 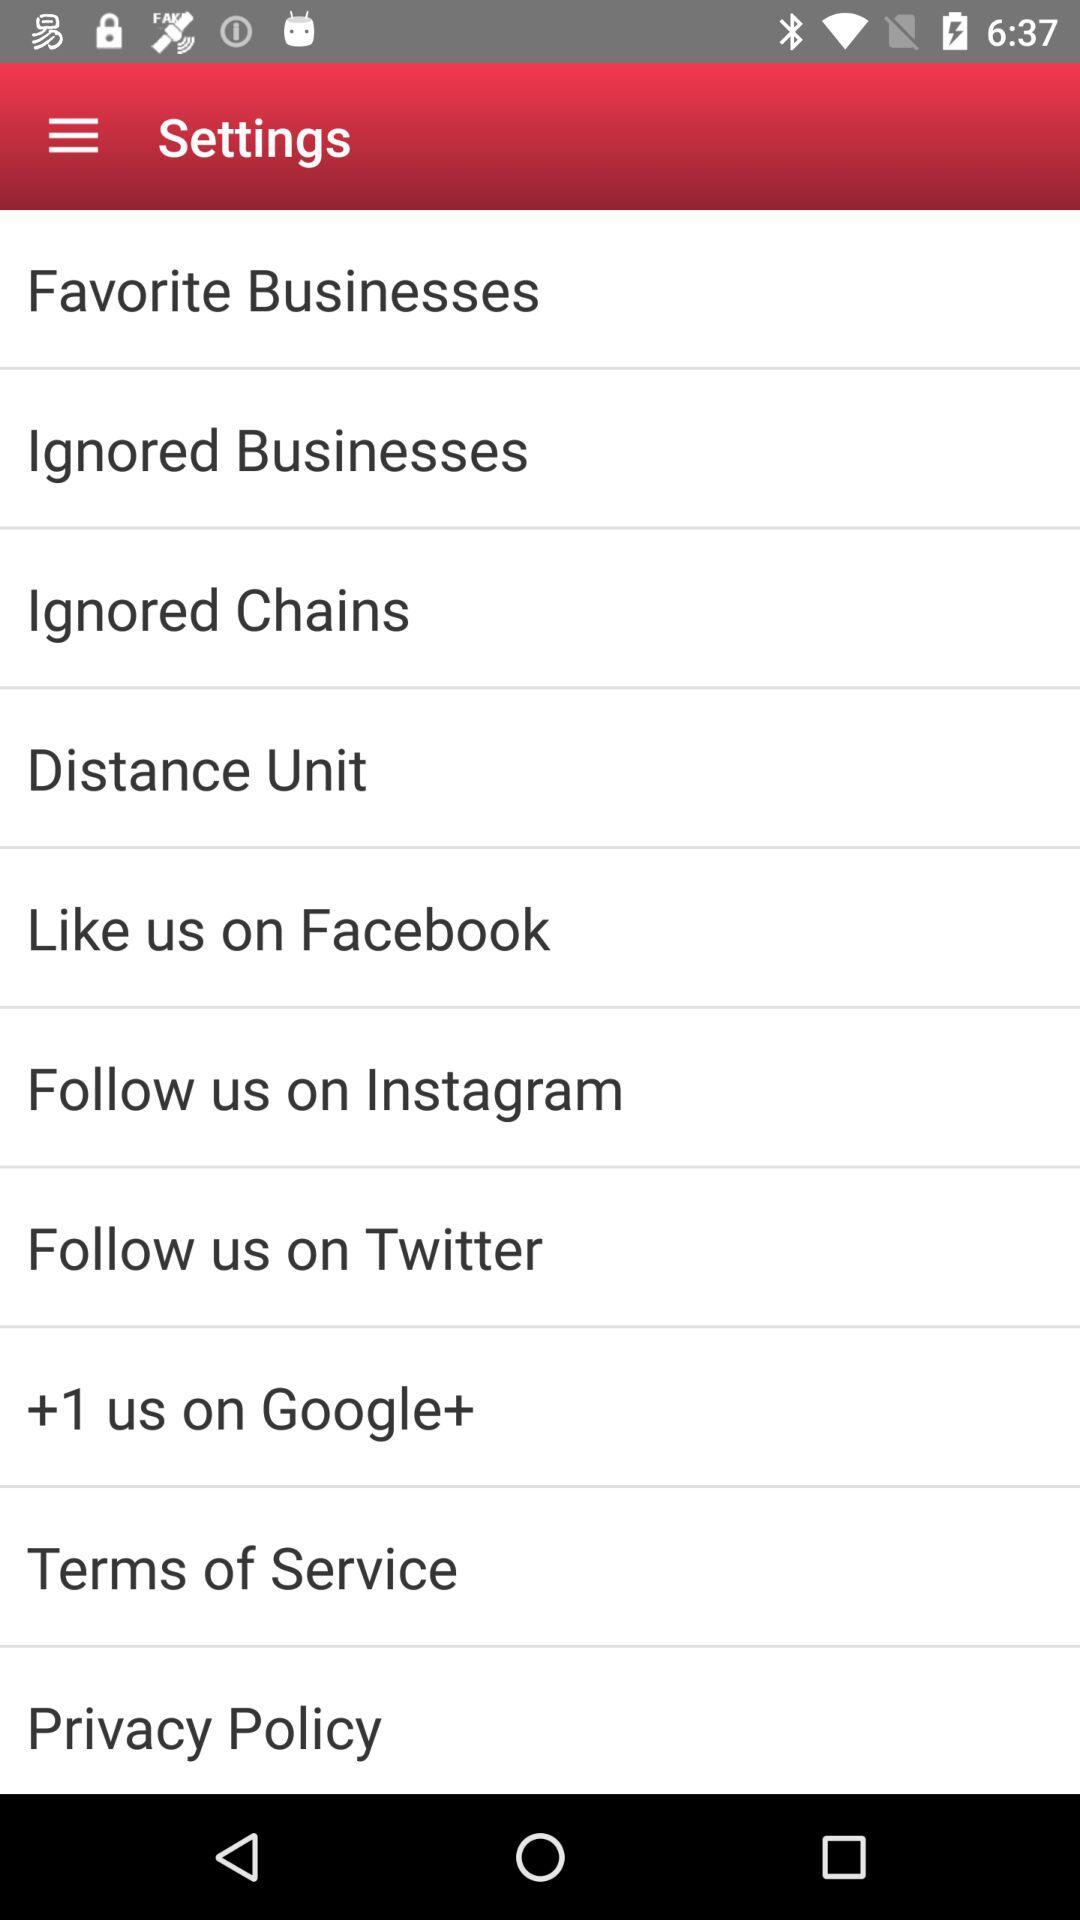 What do you see at coordinates (540, 1565) in the screenshot?
I see `the terms of service icon` at bounding box center [540, 1565].